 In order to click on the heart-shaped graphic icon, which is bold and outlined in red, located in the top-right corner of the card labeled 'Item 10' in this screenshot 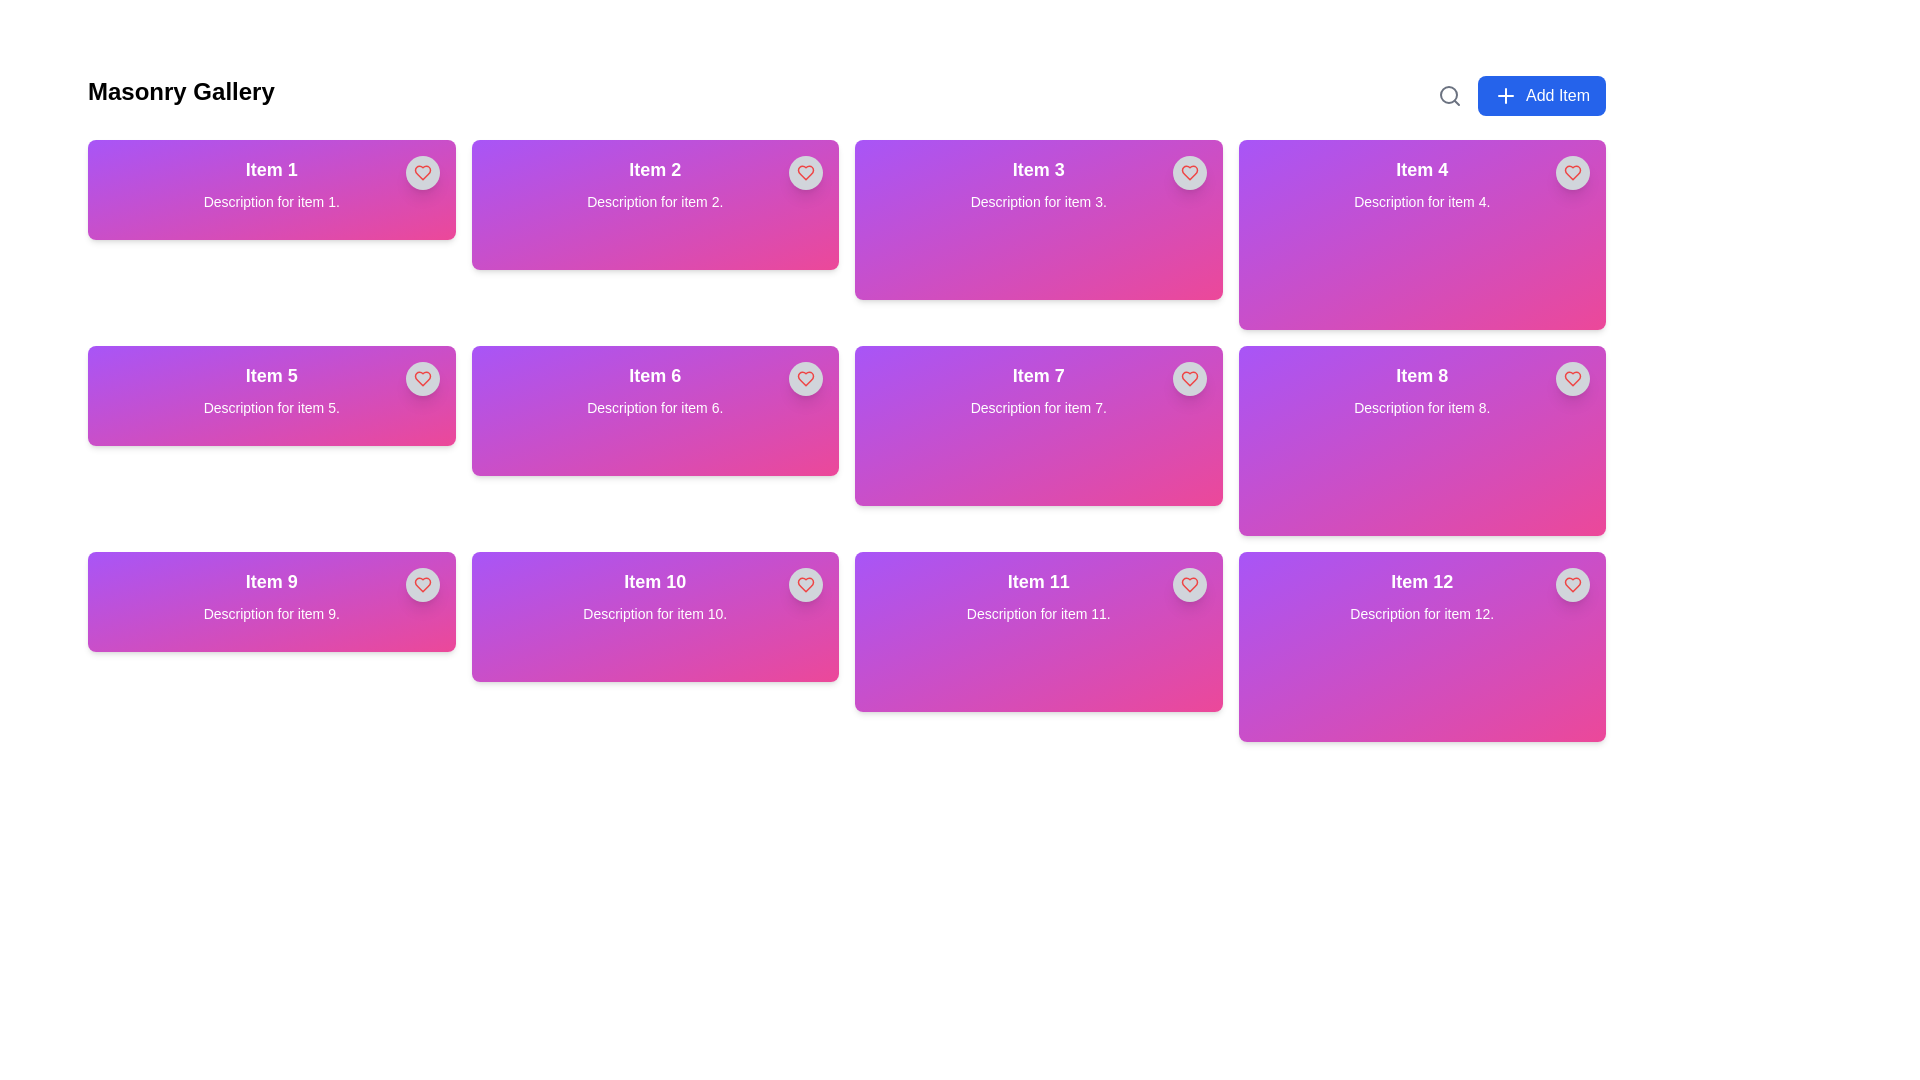, I will do `click(806, 585)`.